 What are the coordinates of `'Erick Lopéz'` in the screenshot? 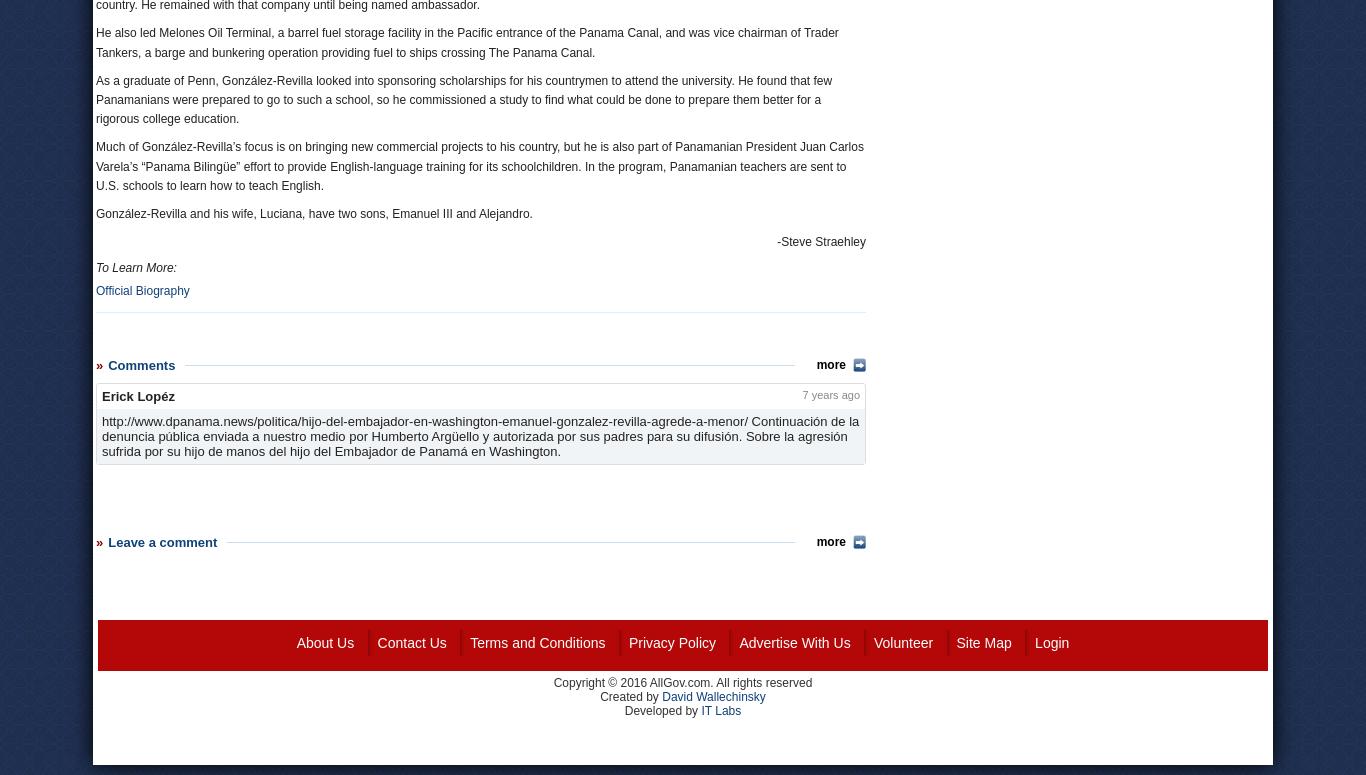 It's located at (136, 395).